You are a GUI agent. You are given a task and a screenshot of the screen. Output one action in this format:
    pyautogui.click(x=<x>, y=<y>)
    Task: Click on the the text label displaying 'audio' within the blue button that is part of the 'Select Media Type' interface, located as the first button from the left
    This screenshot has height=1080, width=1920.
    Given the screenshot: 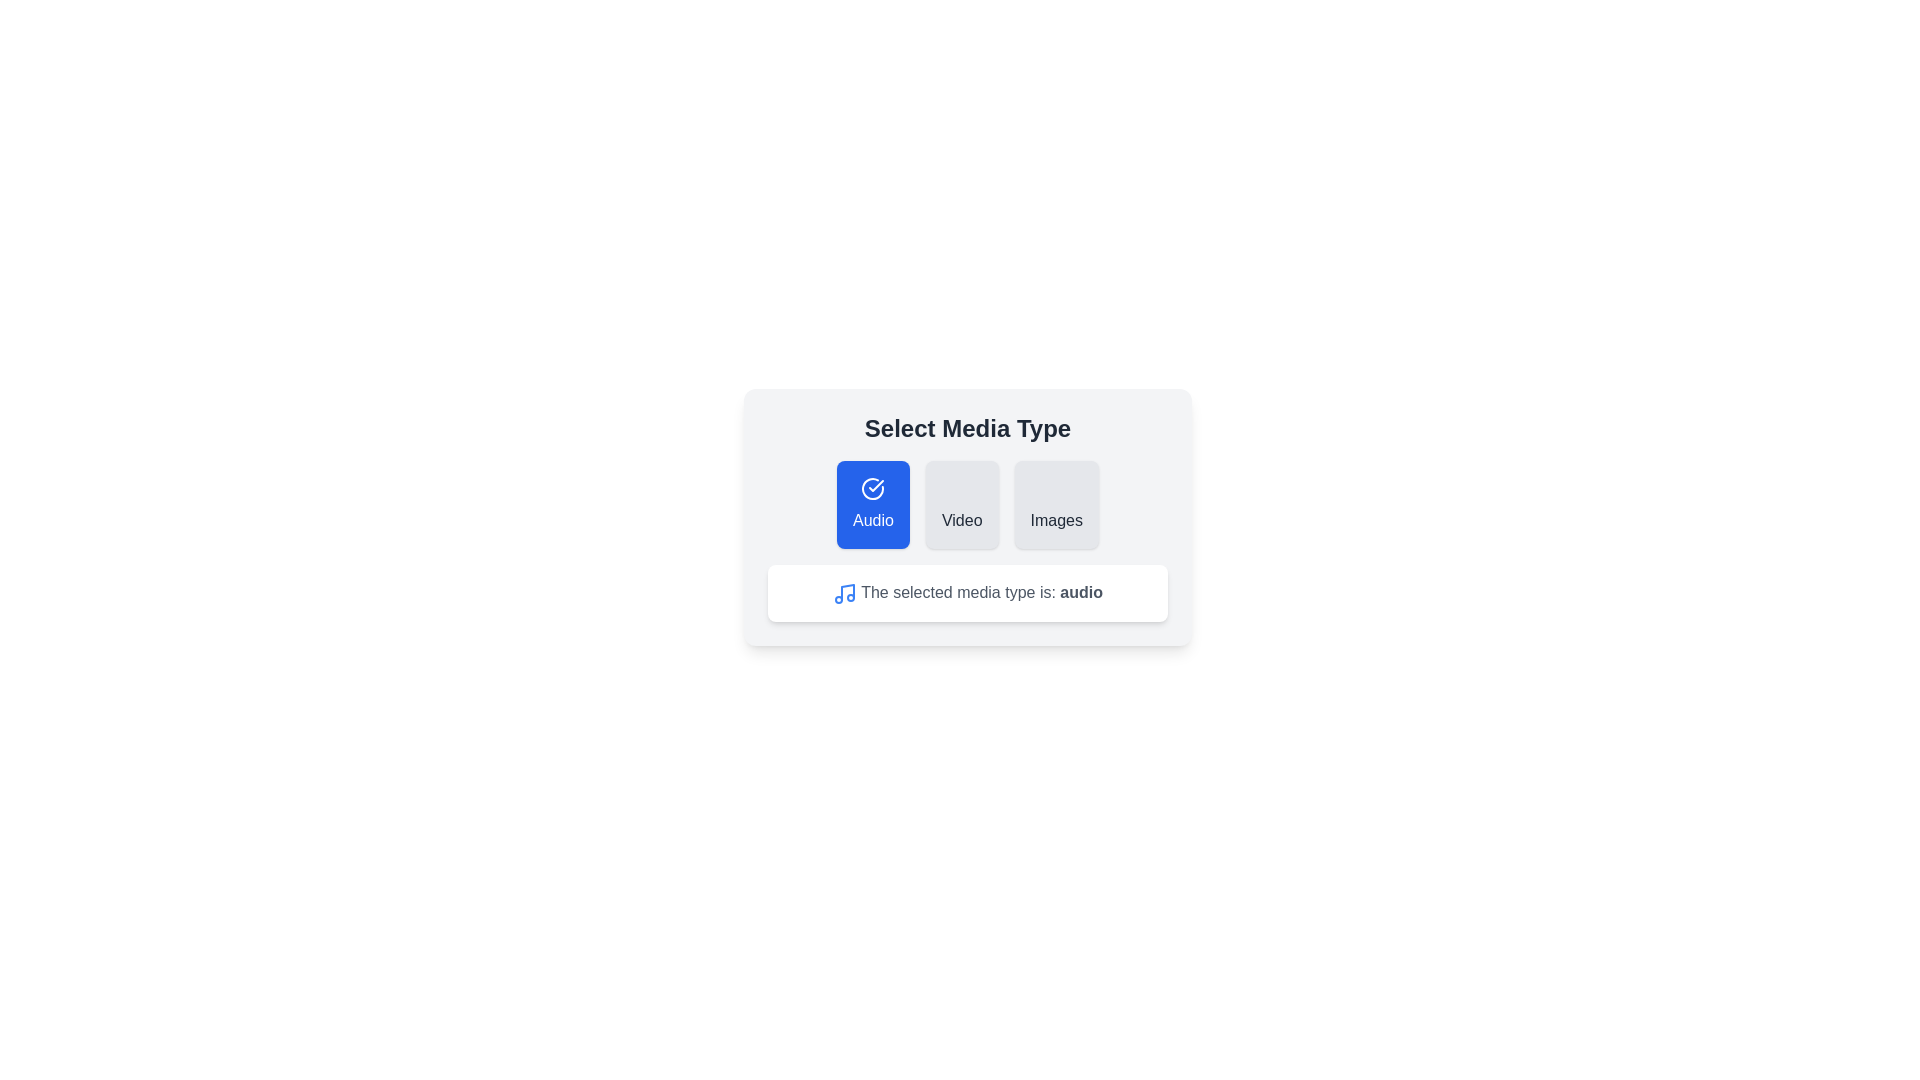 What is the action you would take?
    pyautogui.click(x=873, y=519)
    